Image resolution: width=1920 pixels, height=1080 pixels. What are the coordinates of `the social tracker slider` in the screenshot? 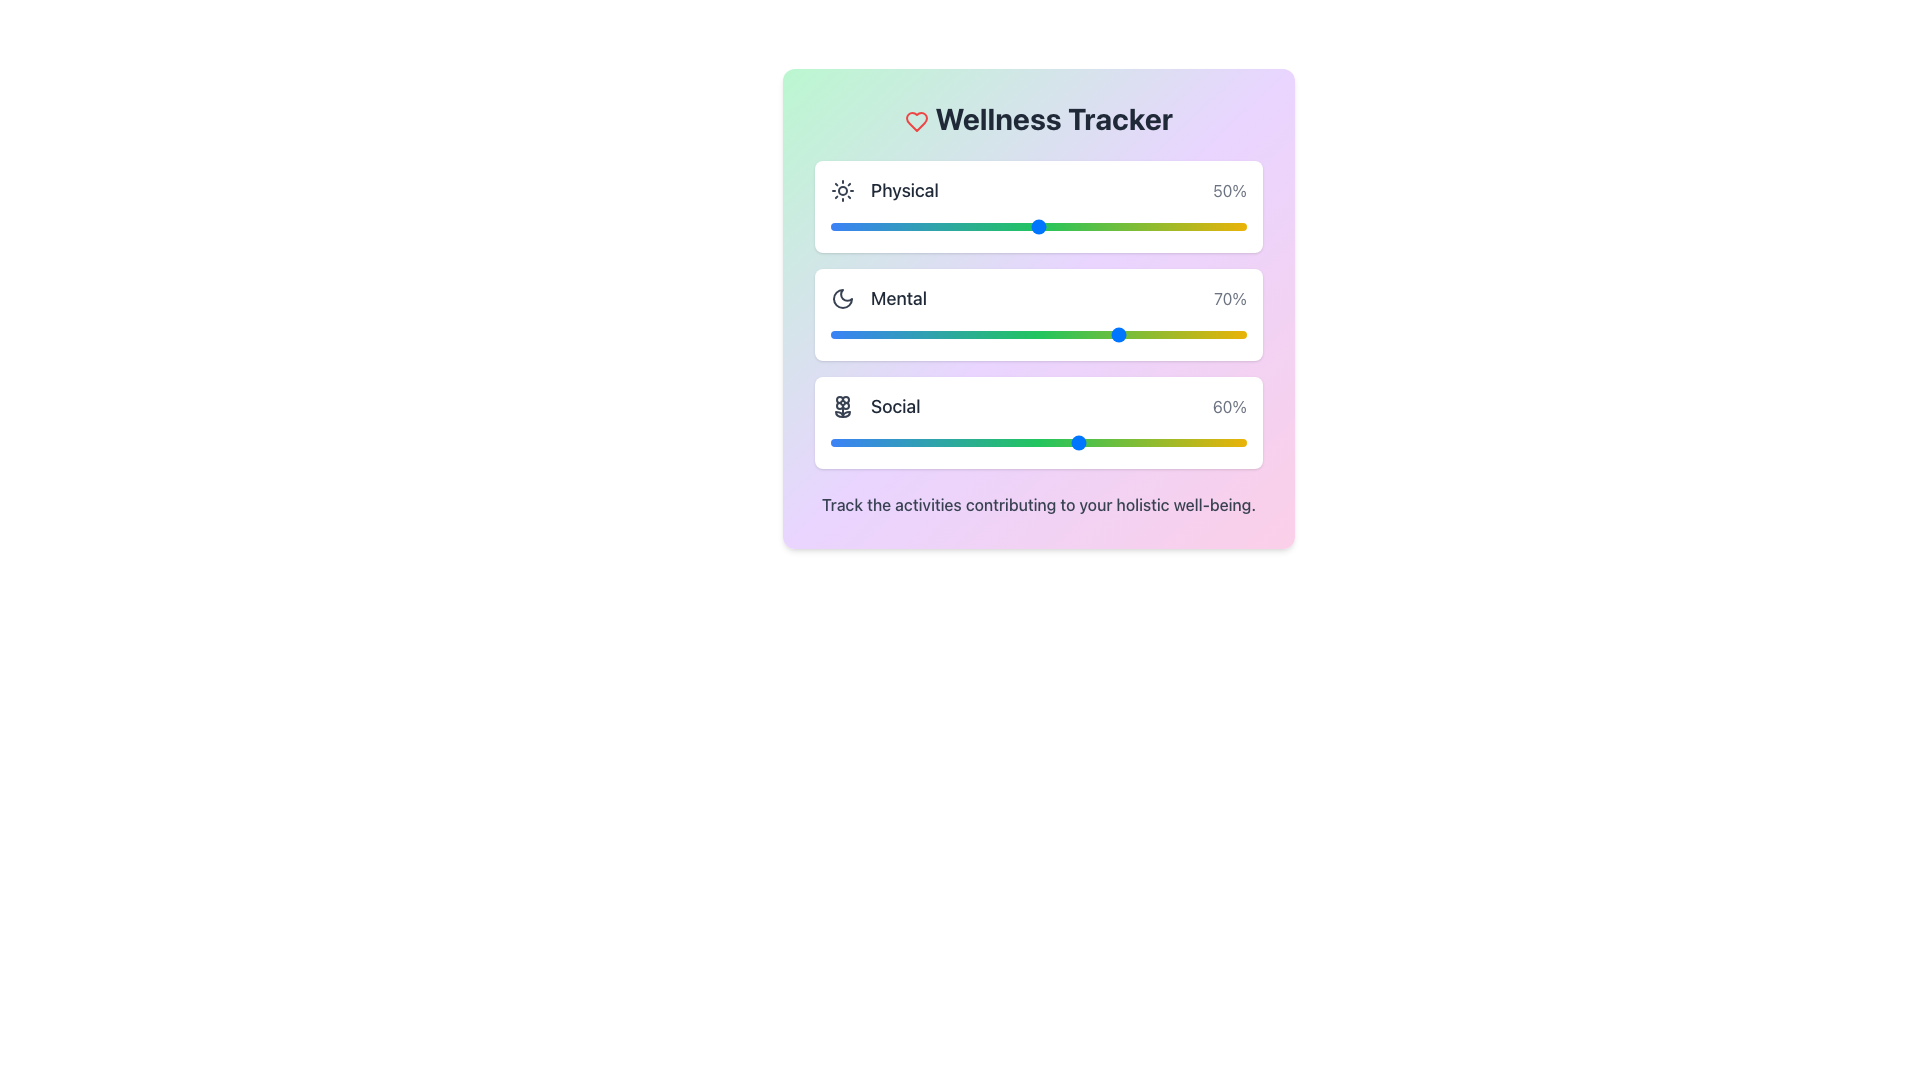 It's located at (900, 442).